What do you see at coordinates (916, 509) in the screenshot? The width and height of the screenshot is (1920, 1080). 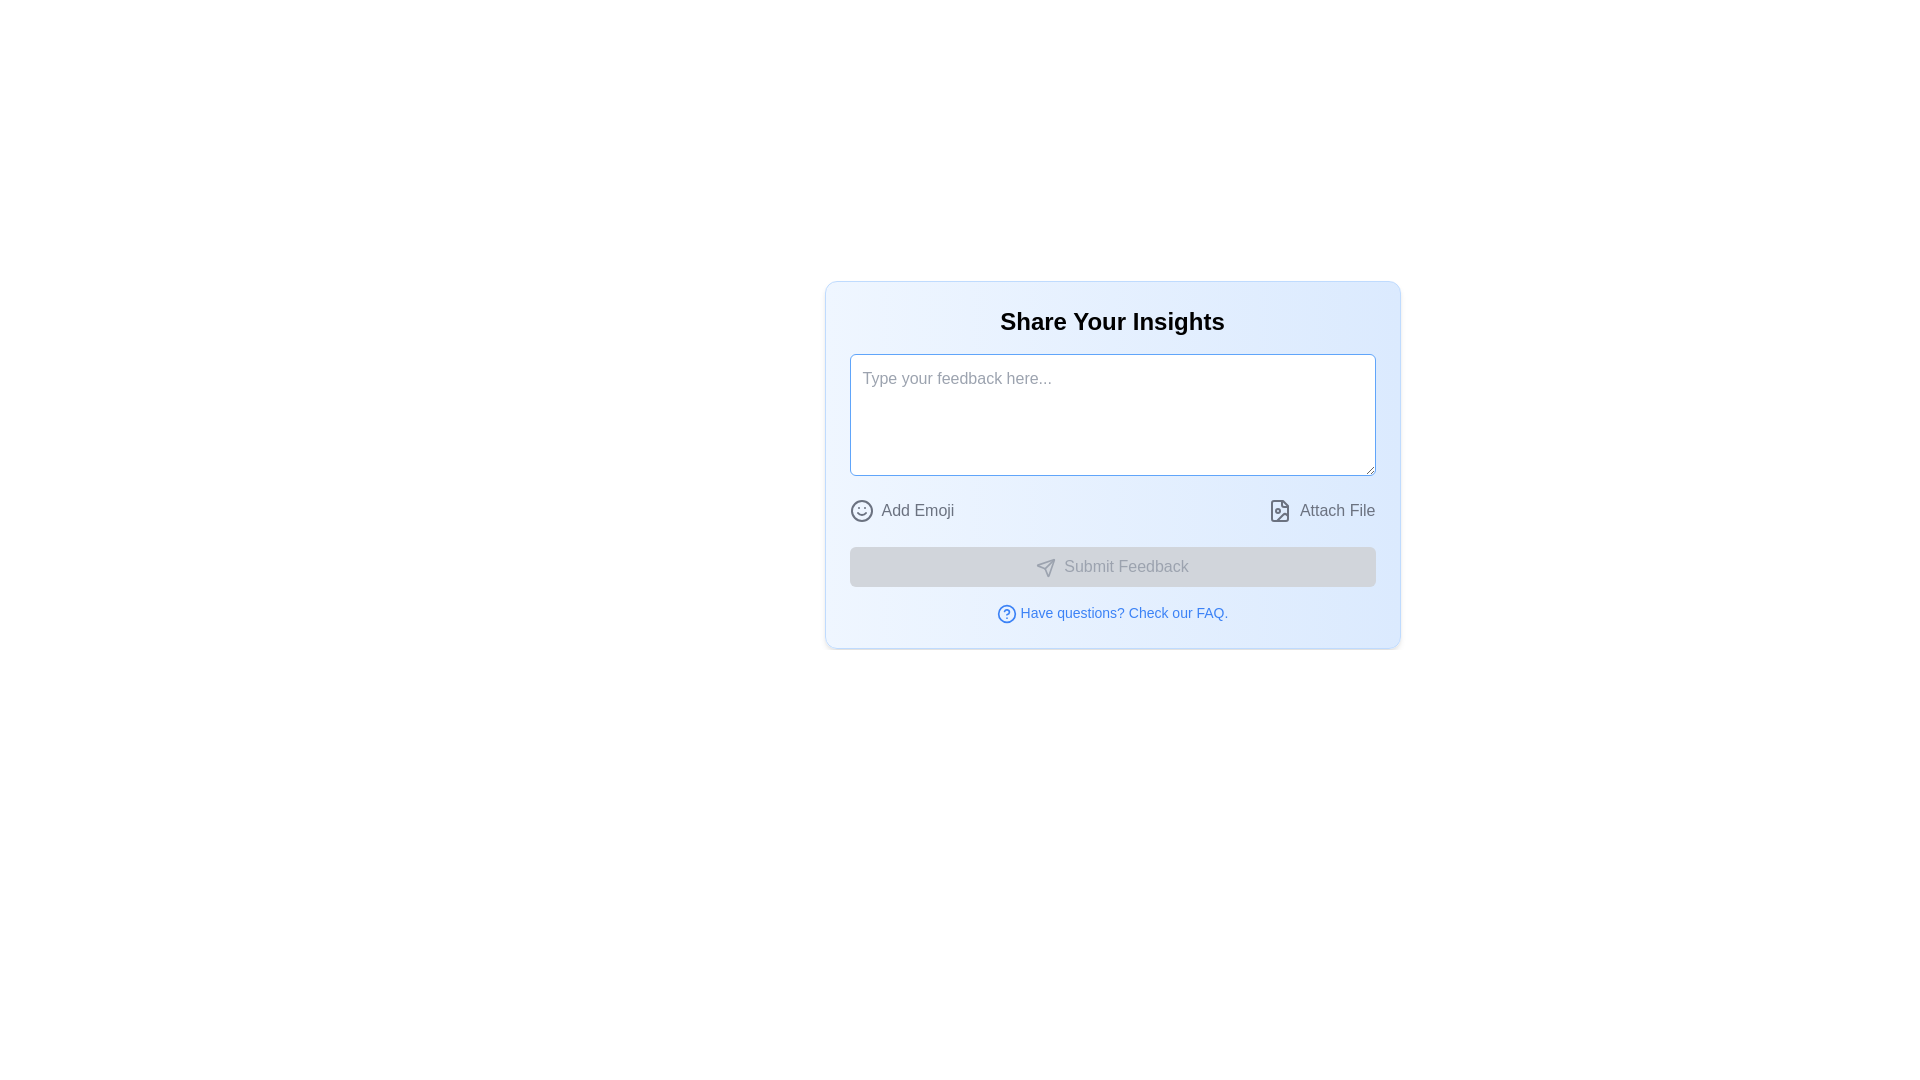 I see `the 'Add Emoji' text label element, which is displayed in gray on a light blue background, positioned next to an emoji icon and to the left of an 'Attach File' option` at bounding box center [916, 509].